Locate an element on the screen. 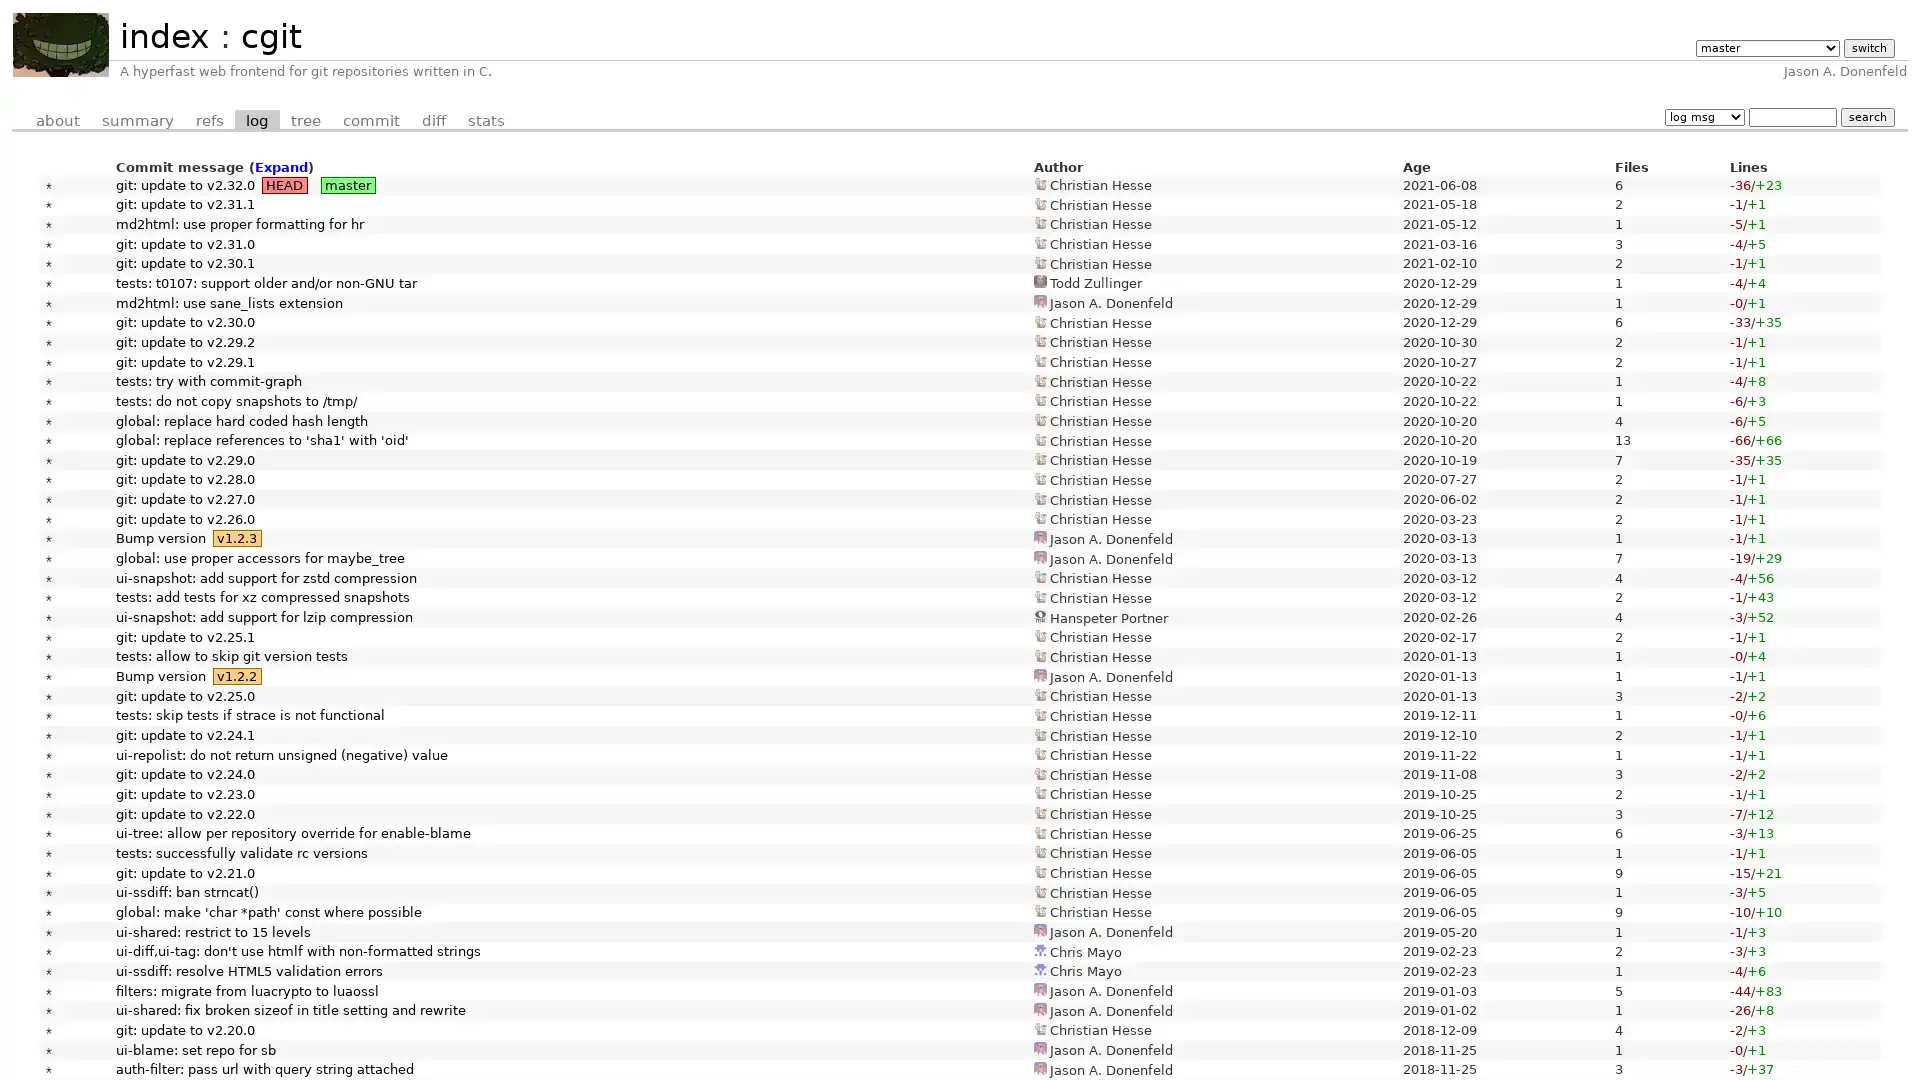 The height and width of the screenshot is (1080, 1920). switch is located at coordinates (1867, 47).